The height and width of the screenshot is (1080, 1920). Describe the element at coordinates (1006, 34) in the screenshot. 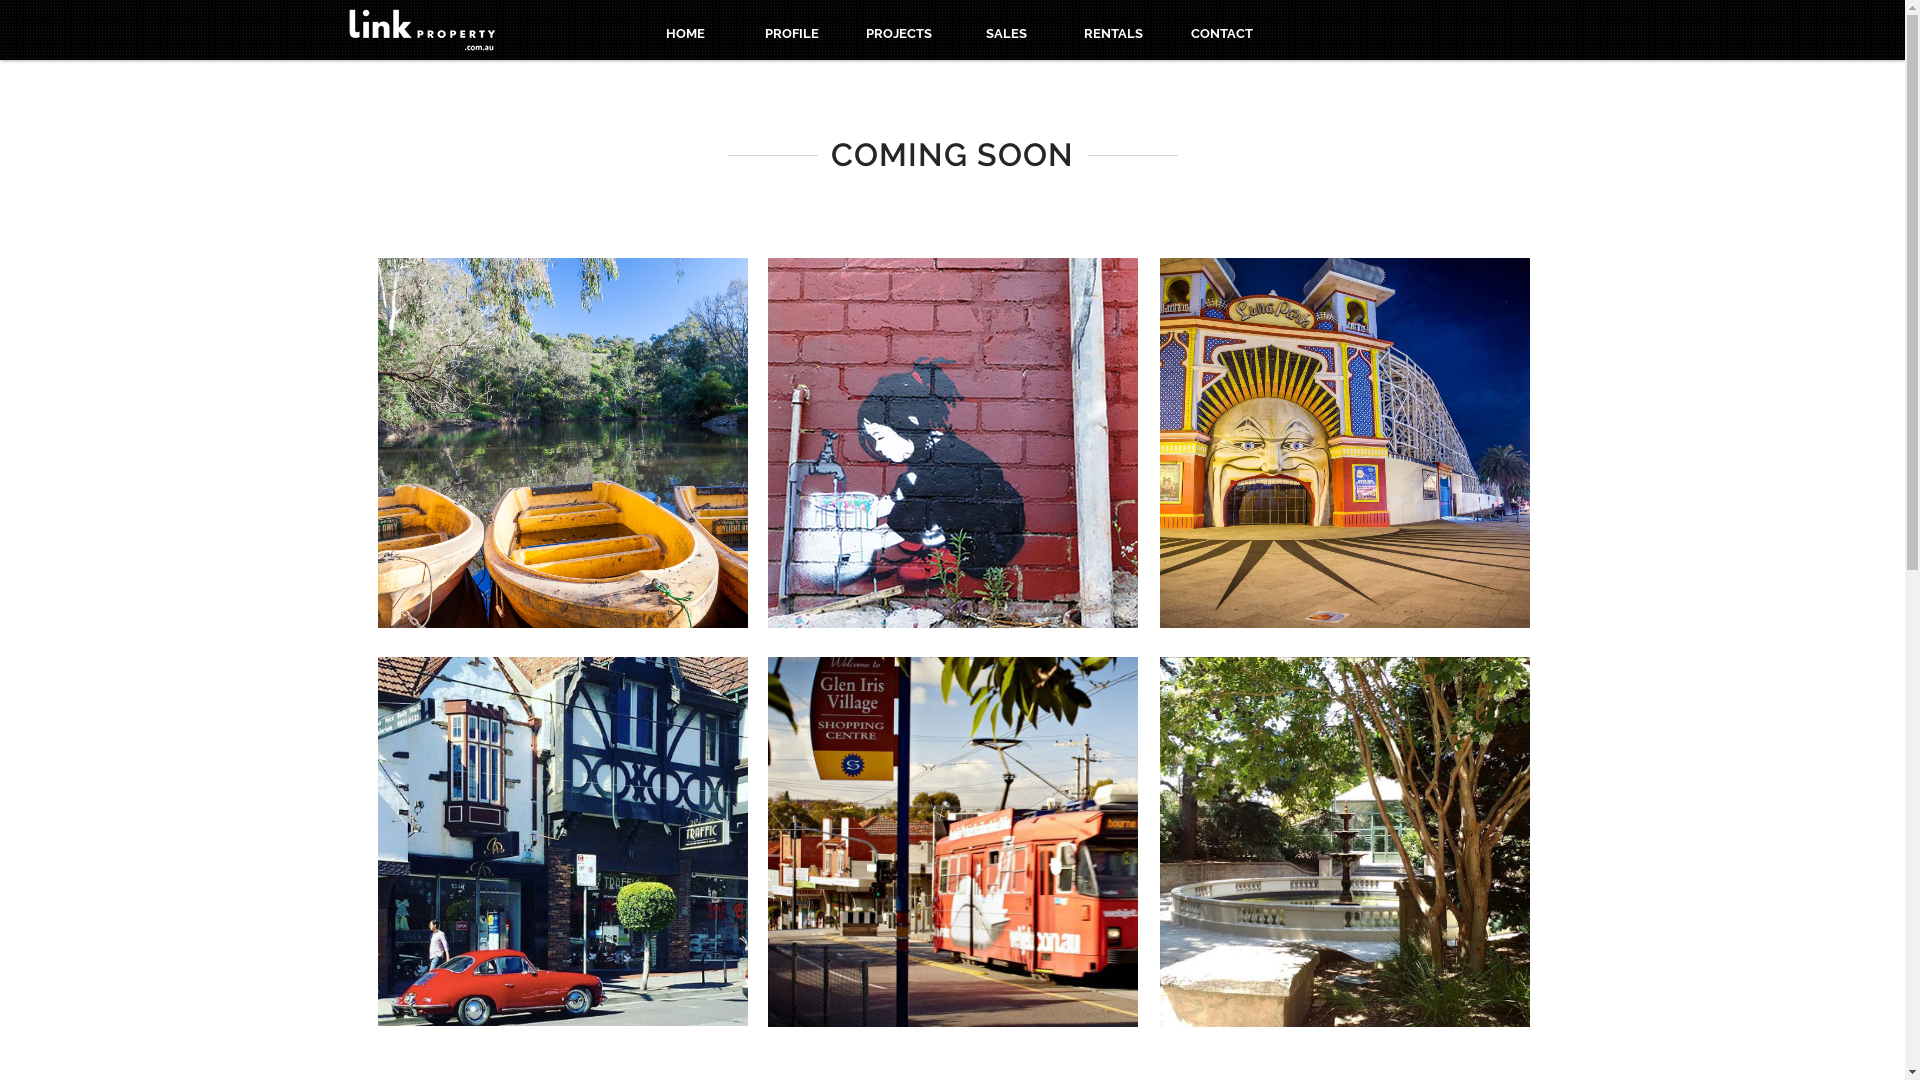

I see `'SALES'` at that location.